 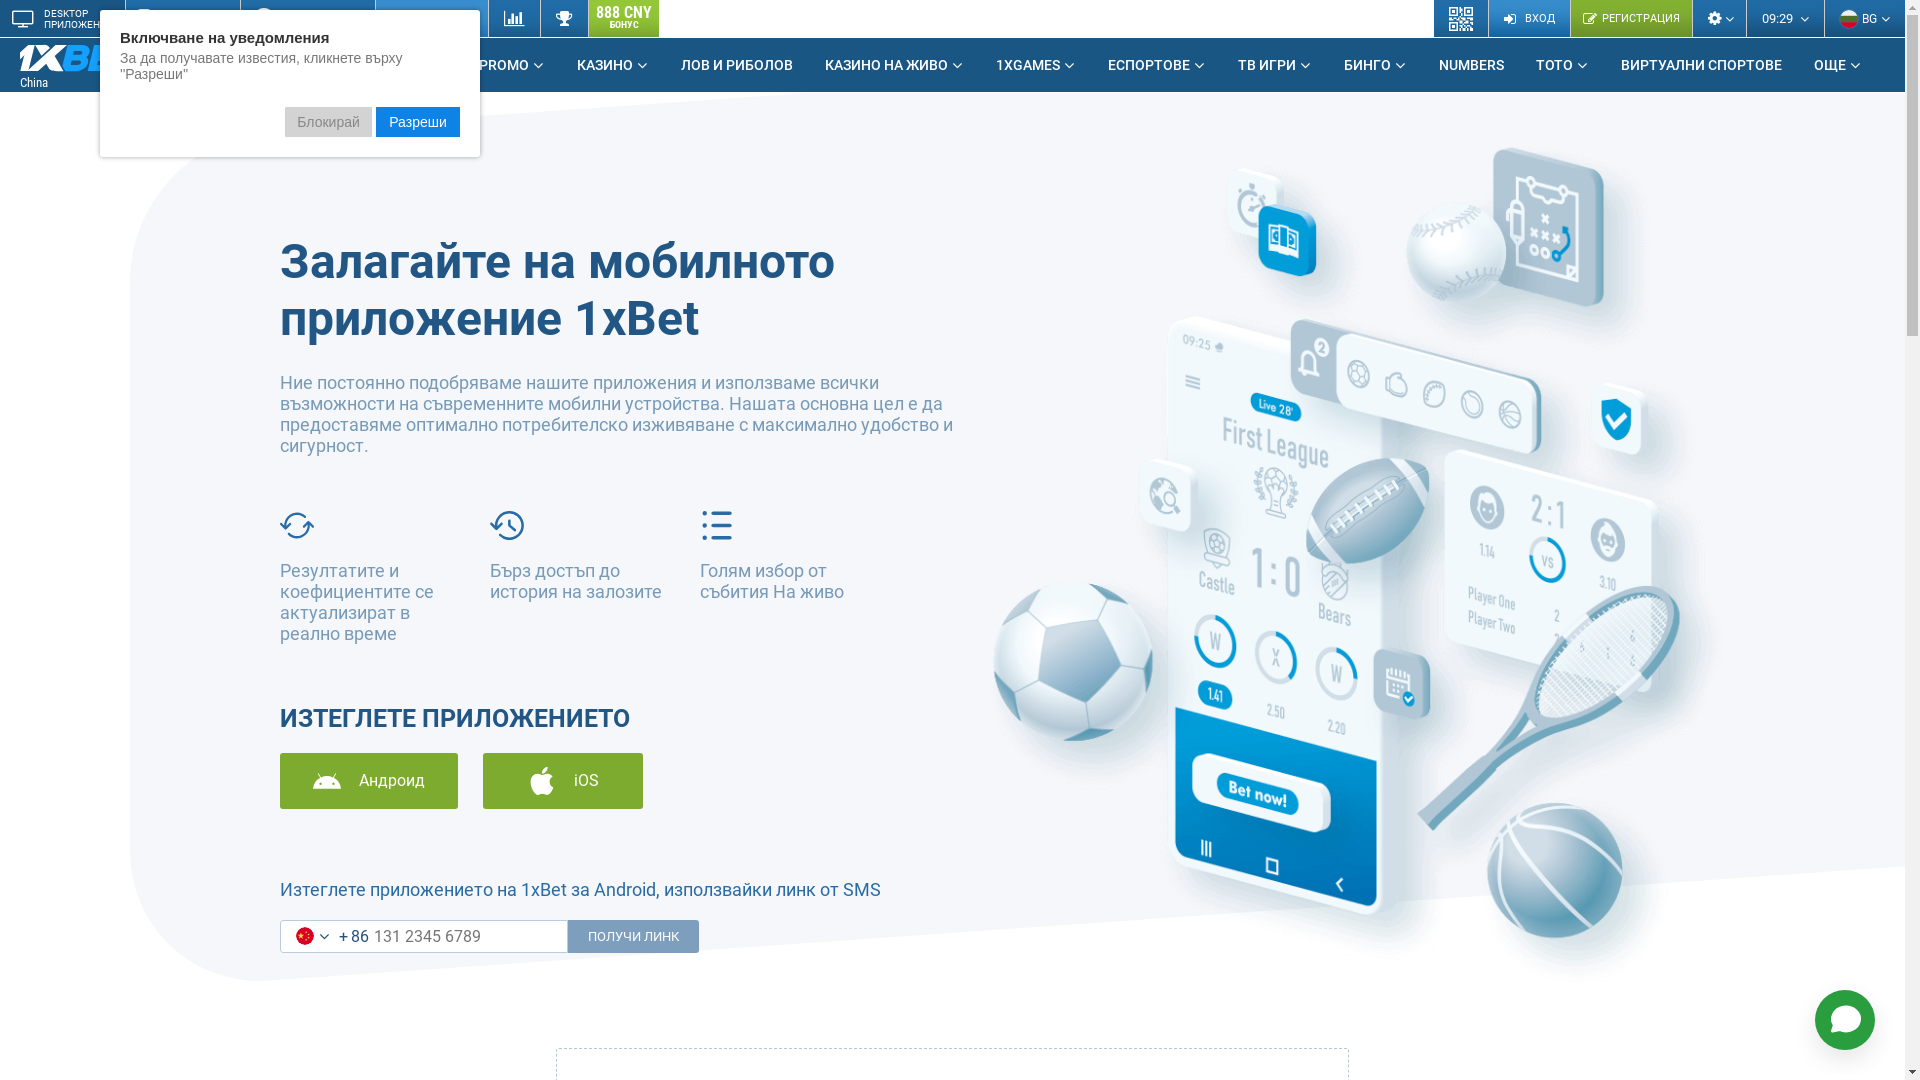 I want to click on '1XGAMES', so click(x=1036, y=64).